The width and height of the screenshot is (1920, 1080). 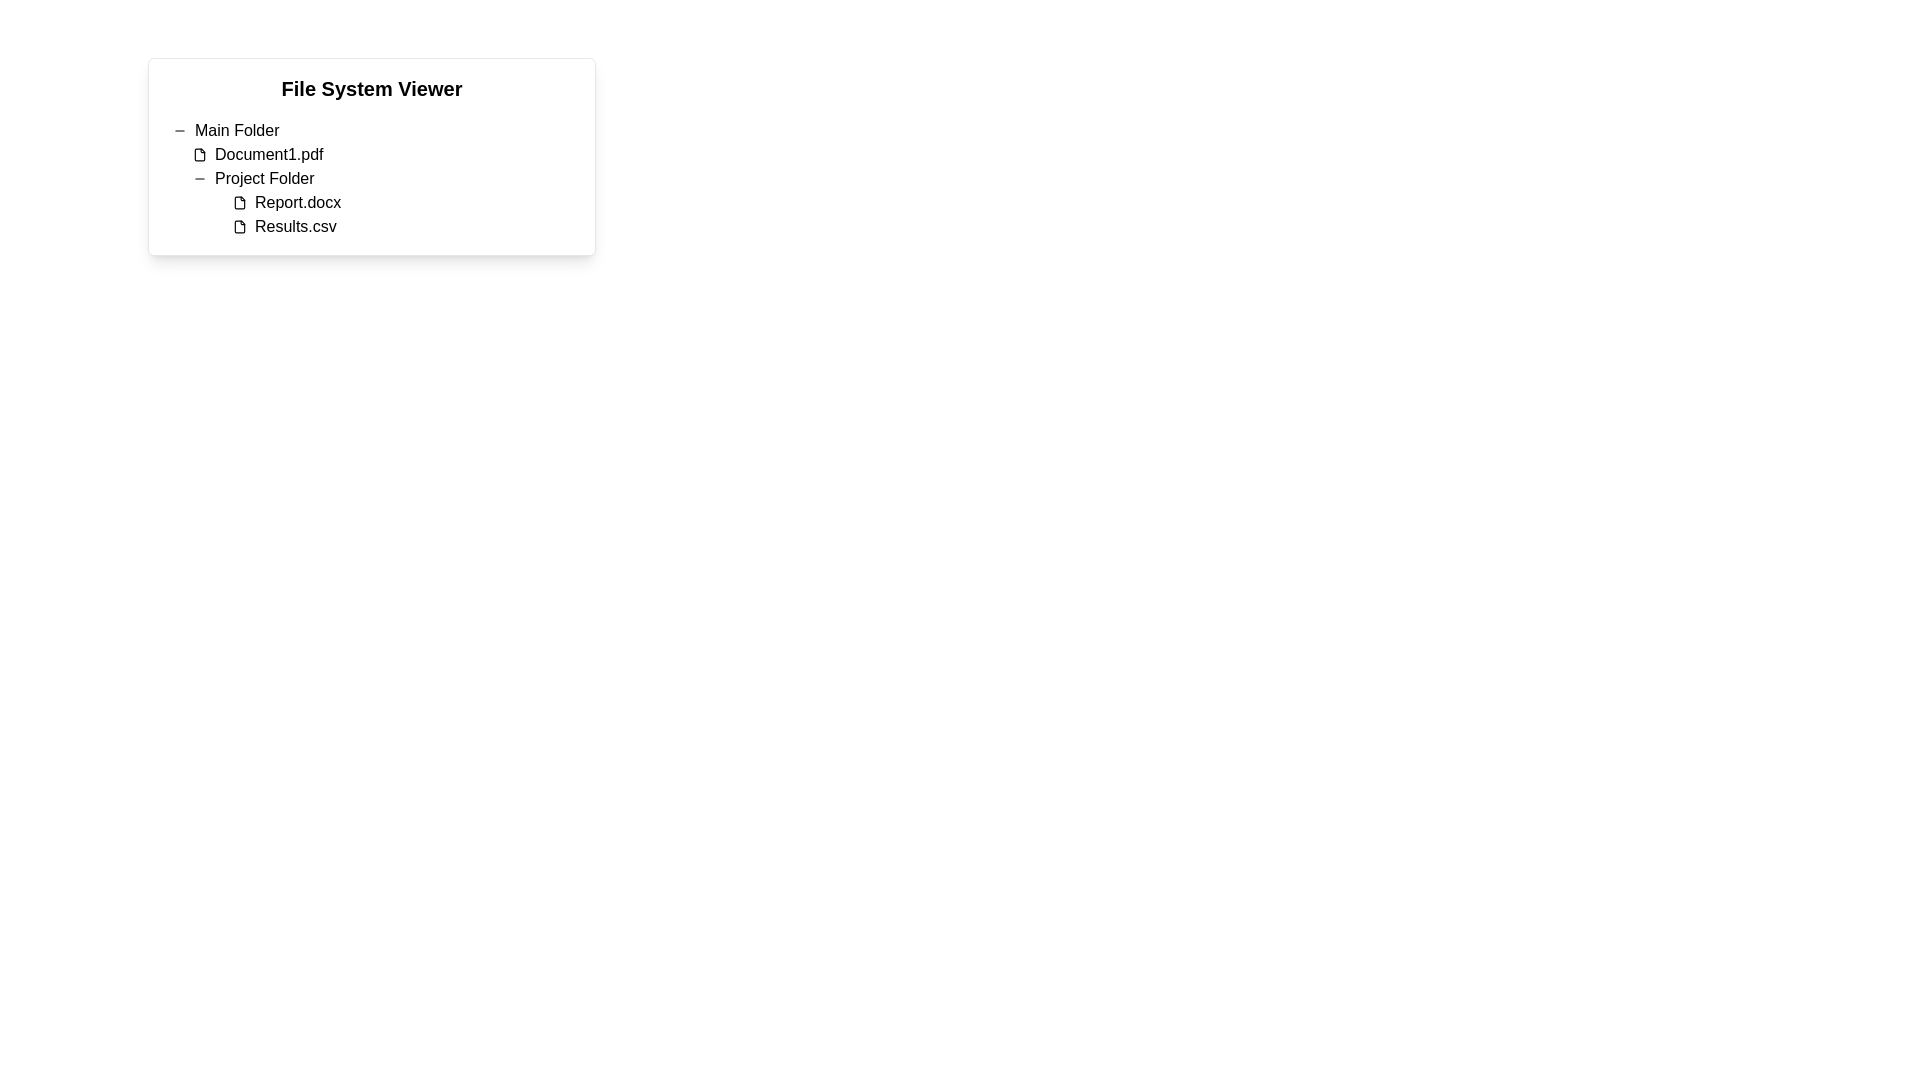 I want to click on the text label displaying 'Report.docx', so click(x=297, y=203).